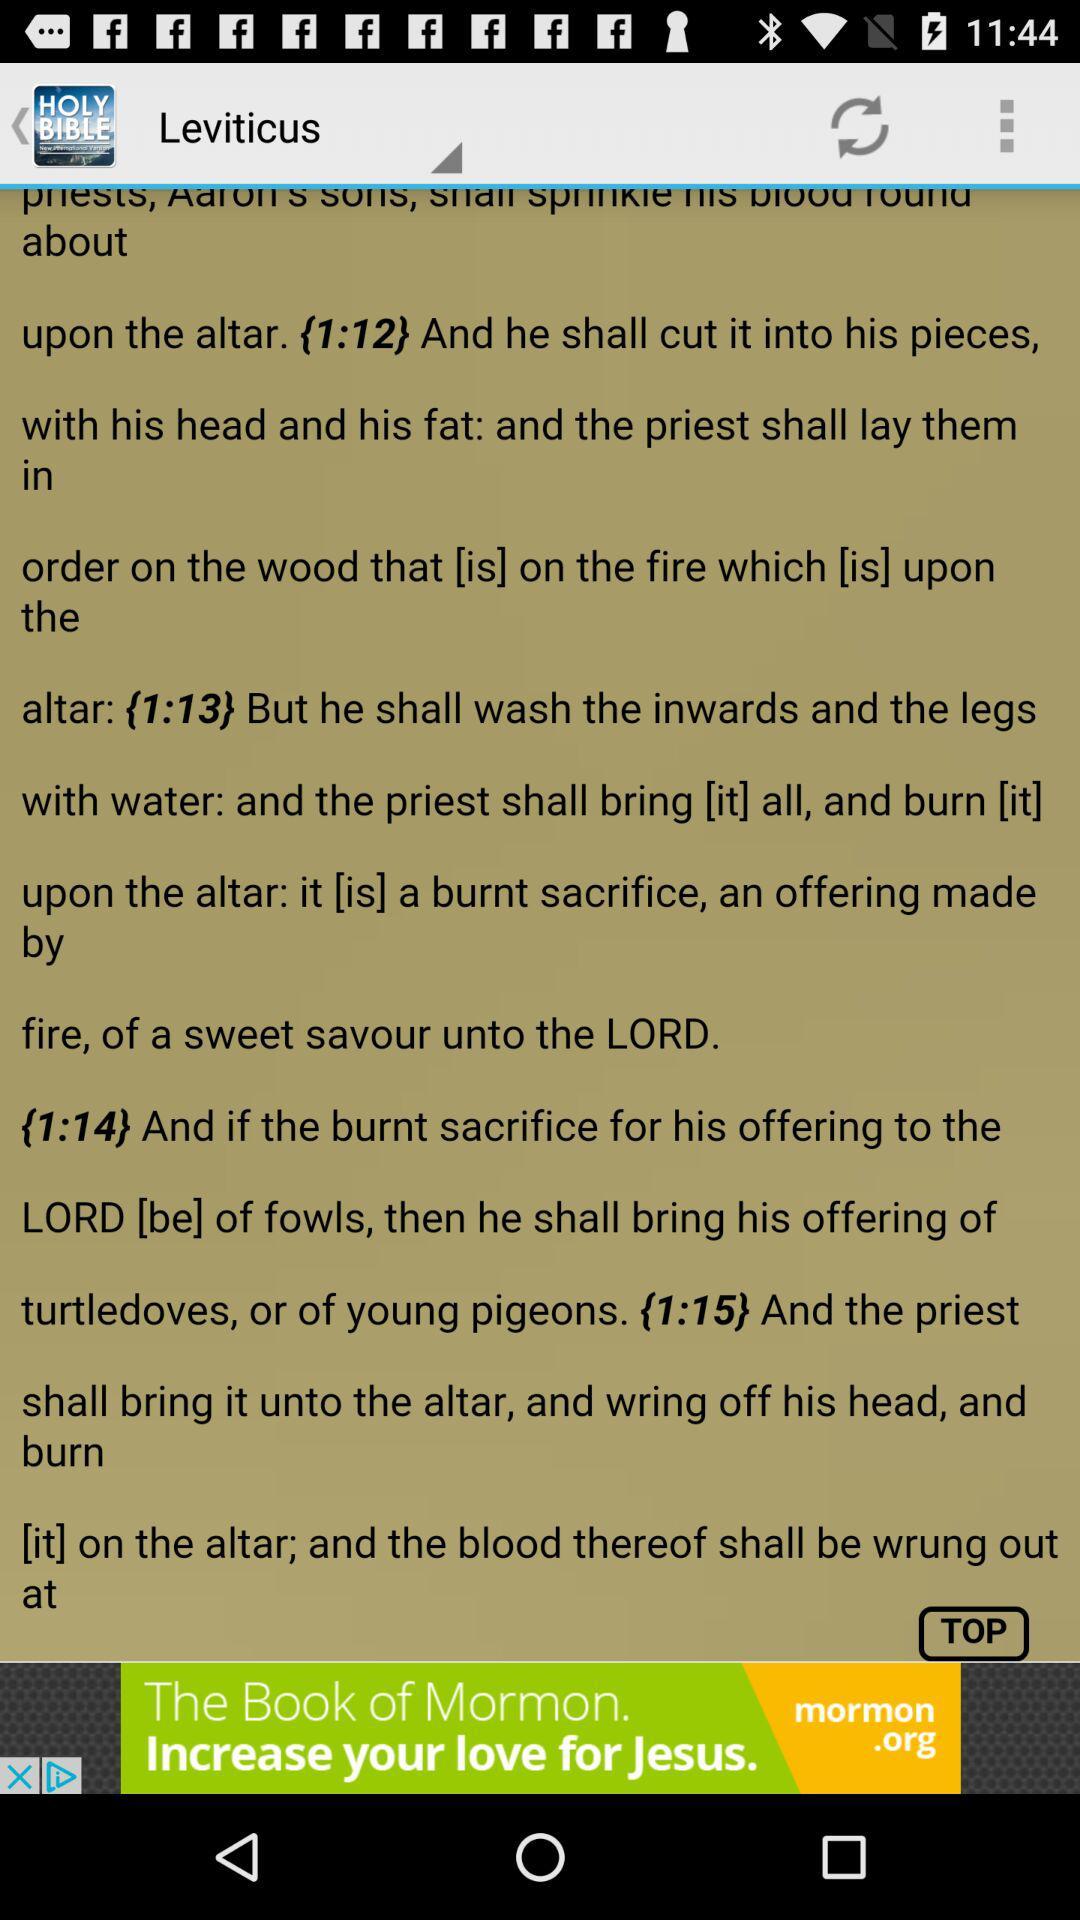 Image resolution: width=1080 pixels, height=1920 pixels. Describe the element at coordinates (540, 1727) in the screenshot. I see `advertisement` at that location.